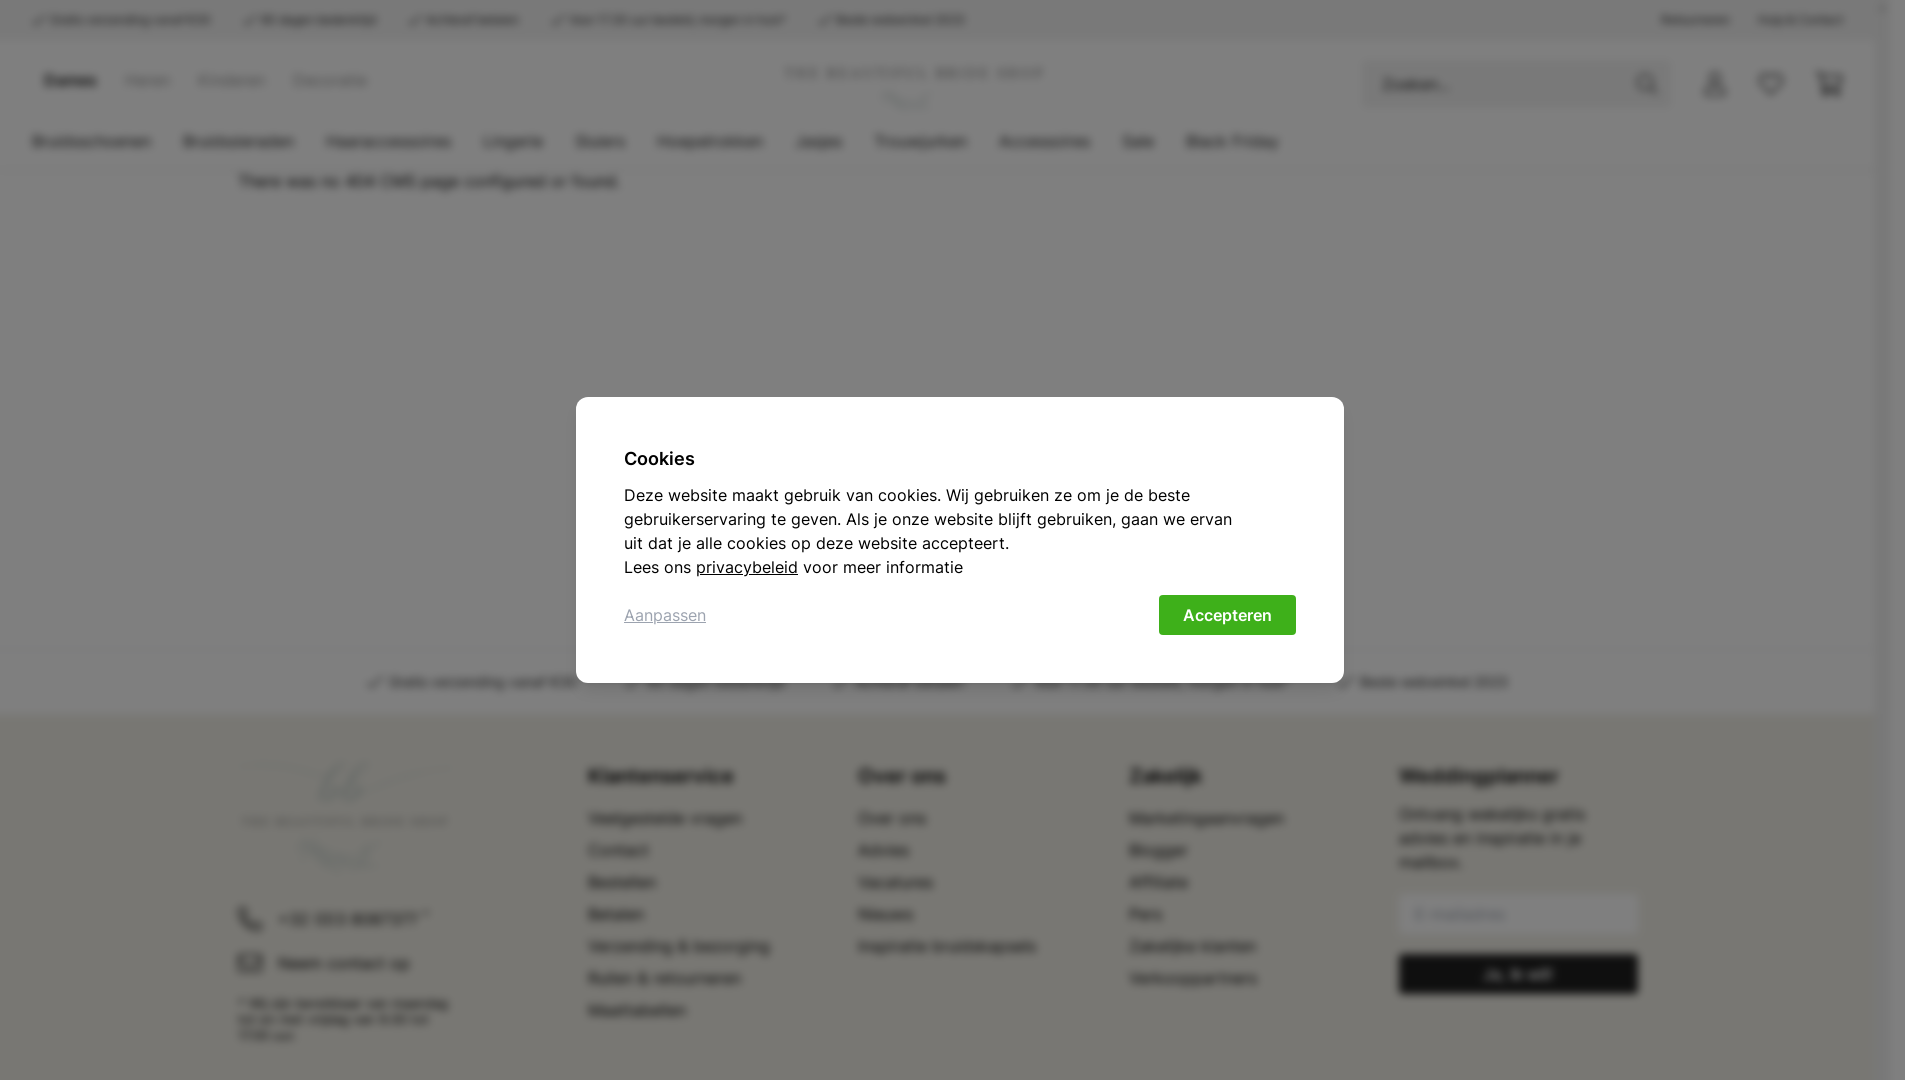 The width and height of the screenshot is (1920, 1080). Describe the element at coordinates (599, 140) in the screenshot. I see `'Sluiers'` at that location.